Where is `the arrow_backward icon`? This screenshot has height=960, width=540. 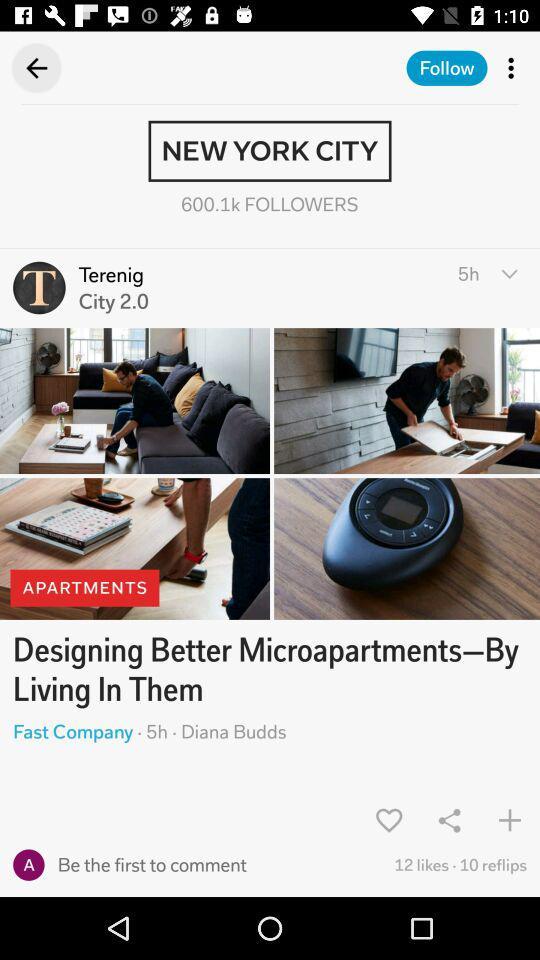 the arrow_backward icon is located at coordinates (29, 68).